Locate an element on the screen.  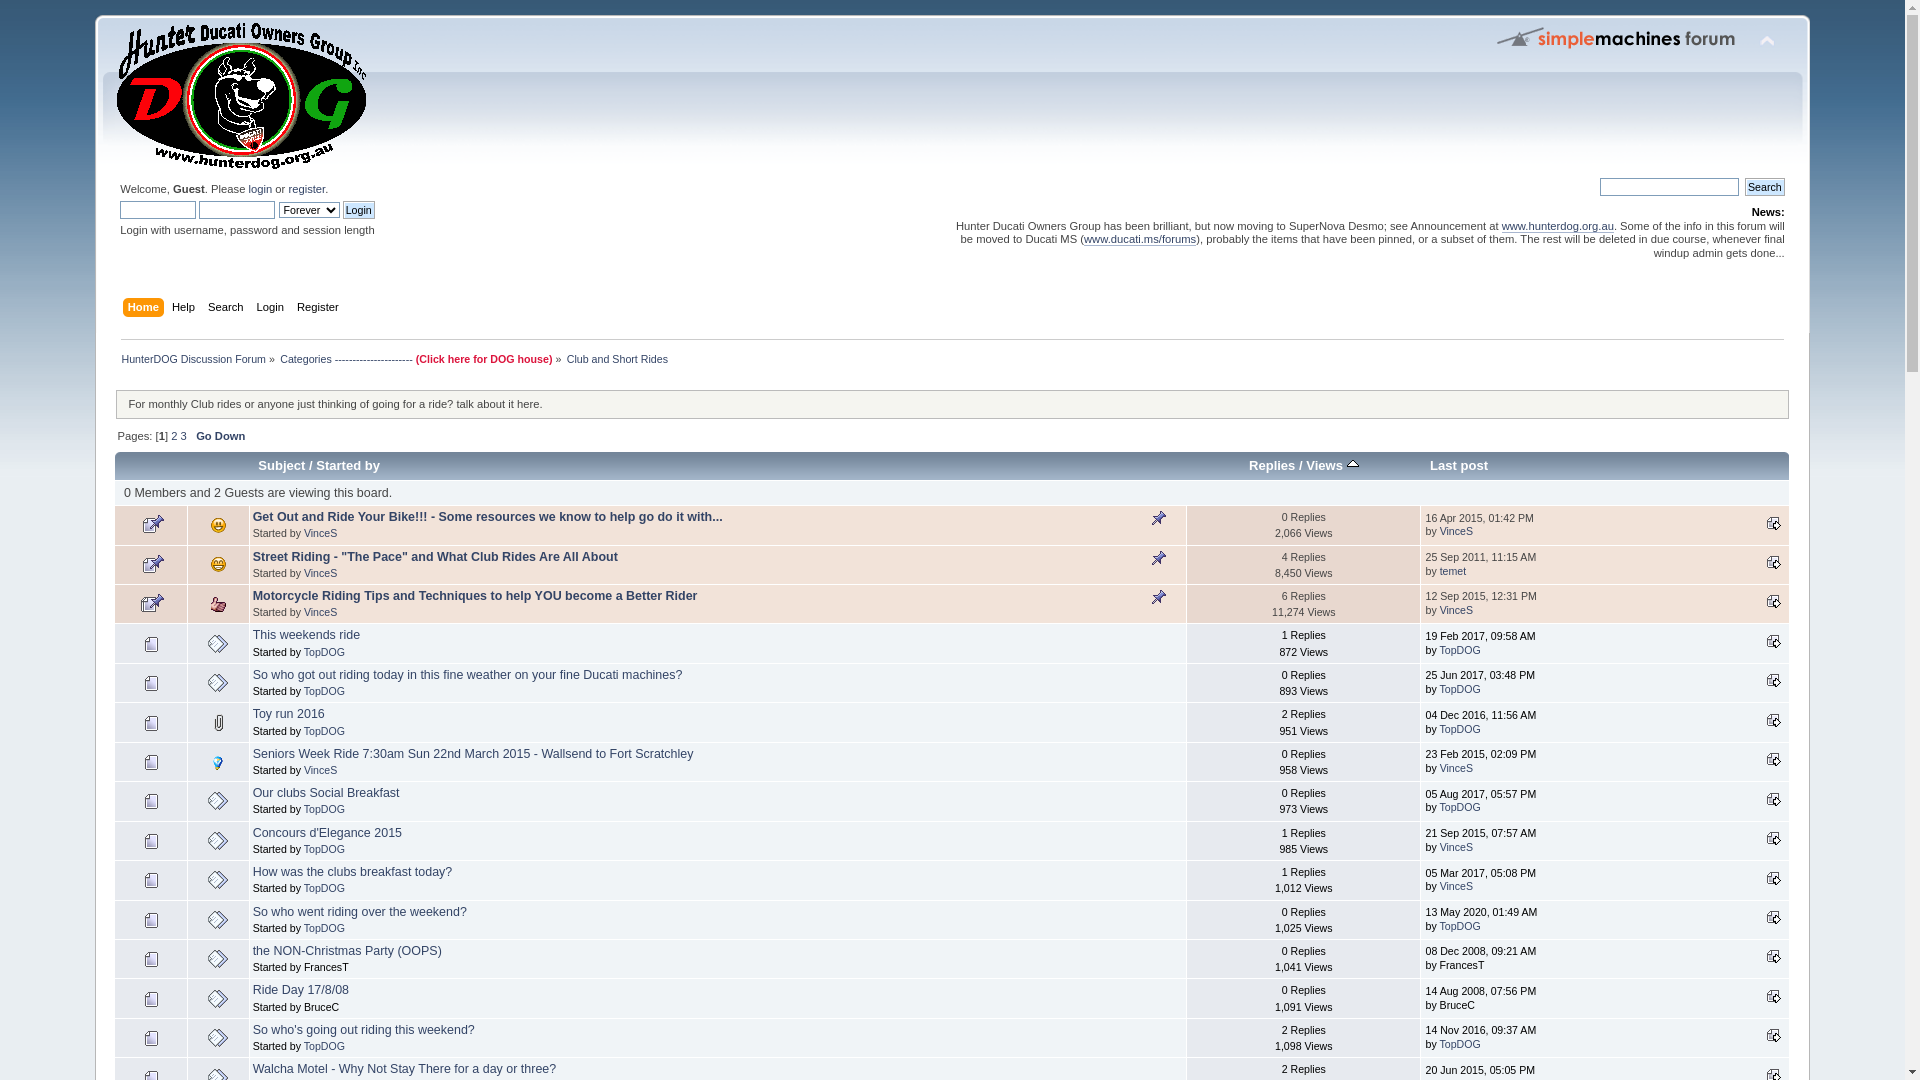
'Last post' is located at coordinates (1774, 562).